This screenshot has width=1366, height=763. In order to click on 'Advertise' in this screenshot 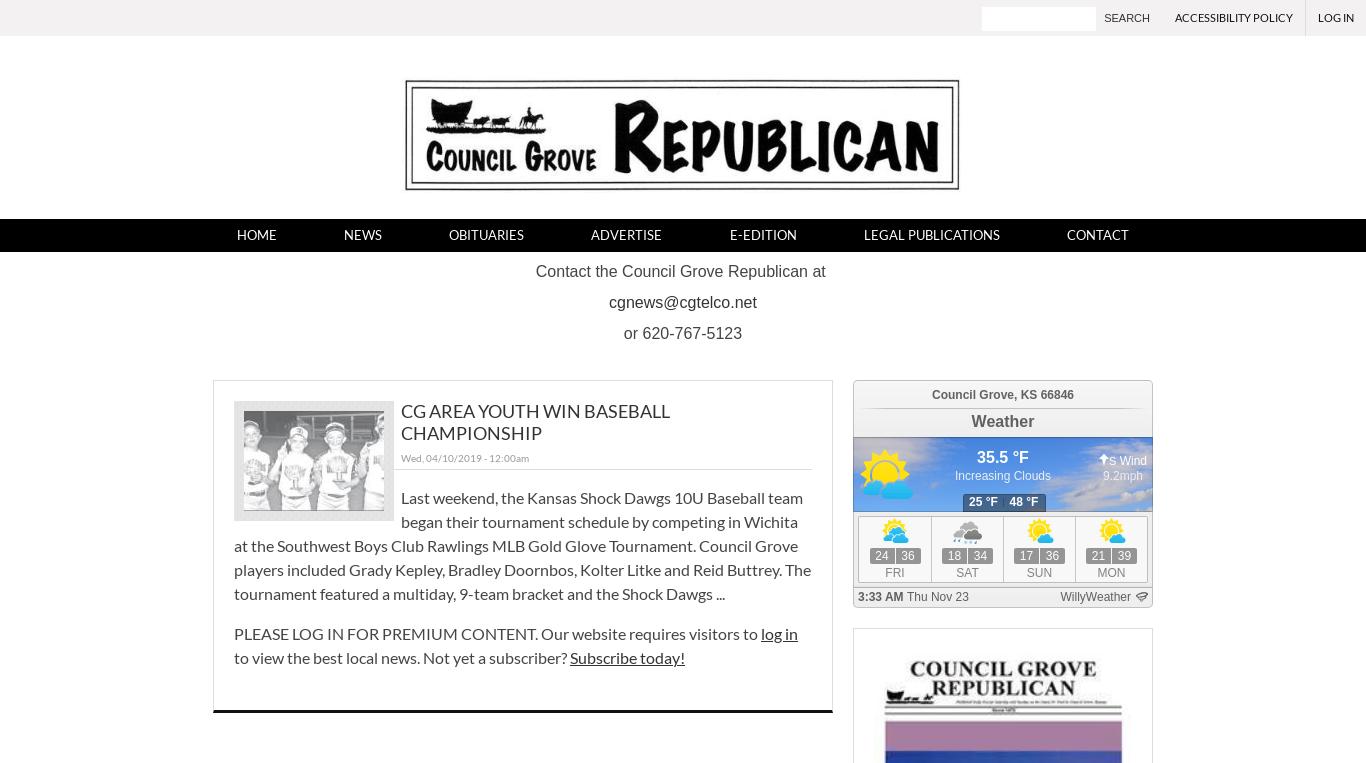, I will do `click(625, 234)`.